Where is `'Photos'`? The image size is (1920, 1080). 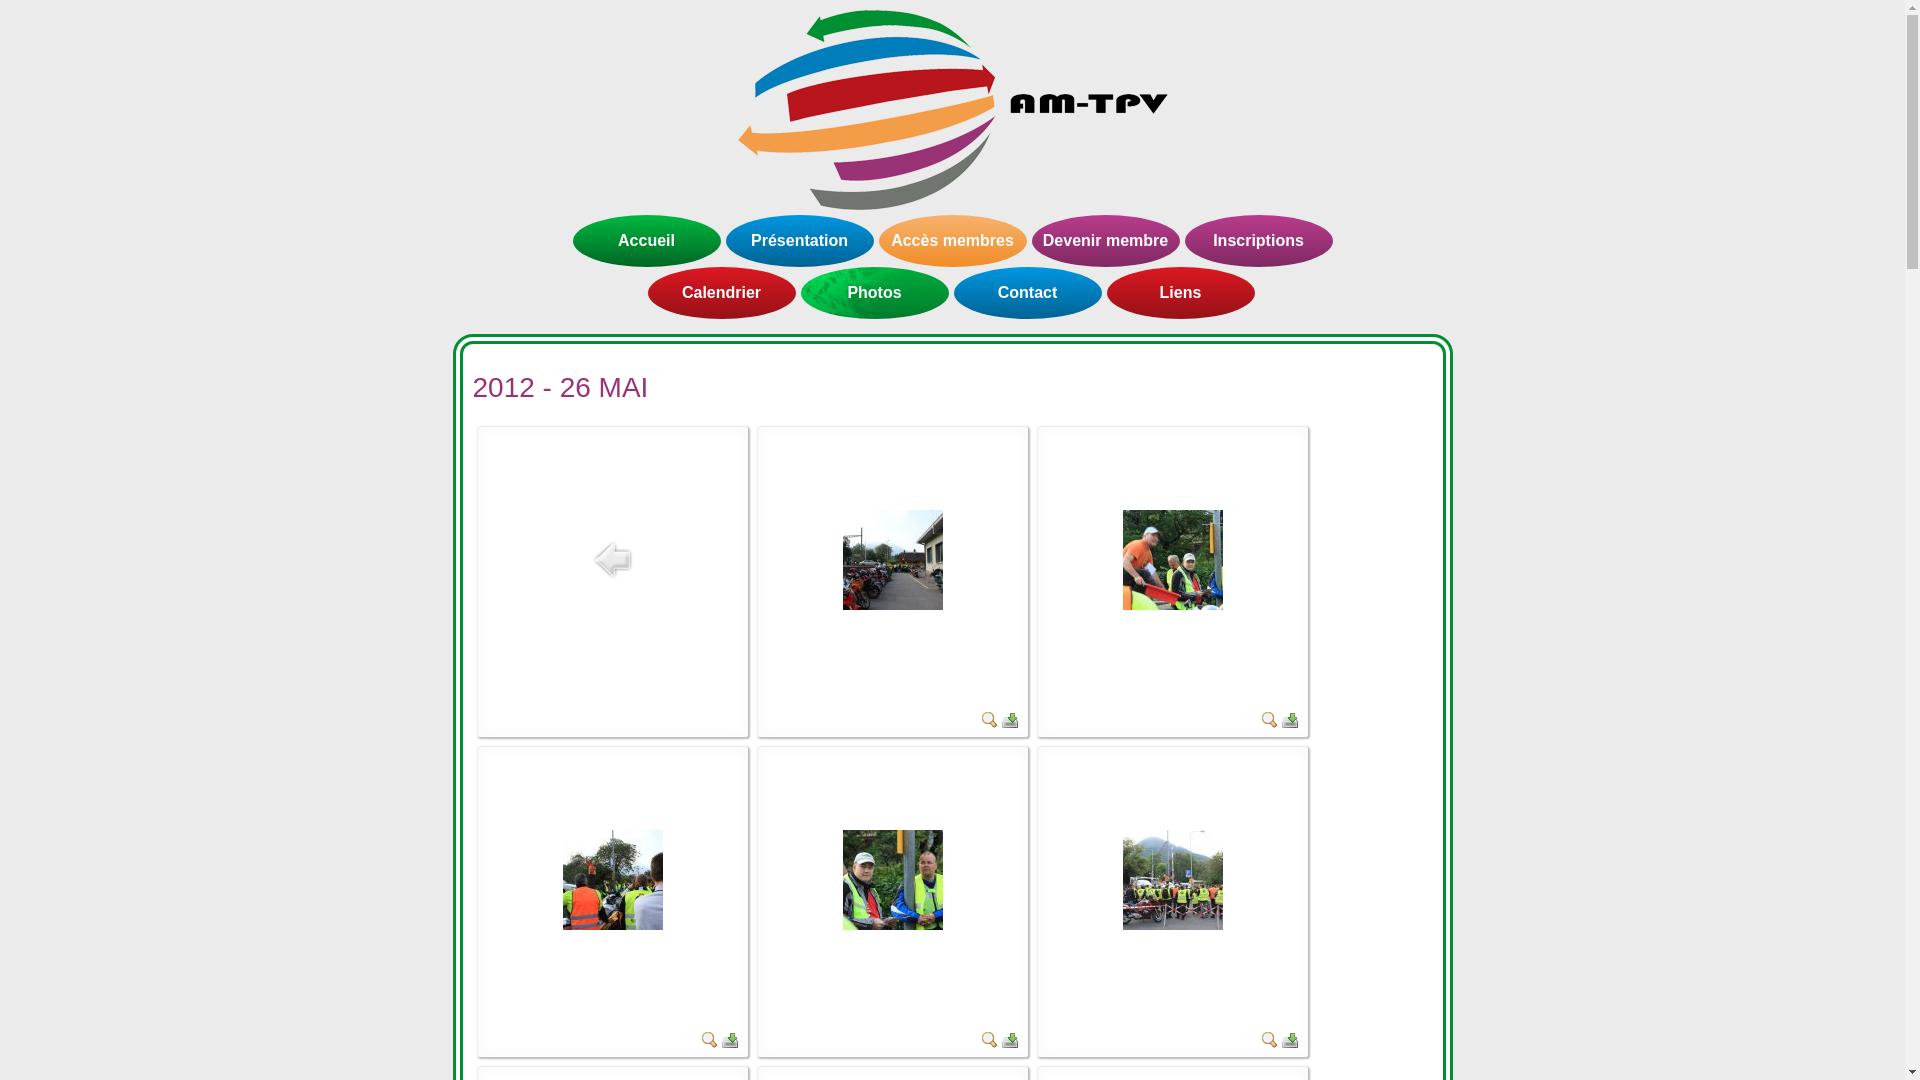 'Photos' is located at coordinates (873, 293).